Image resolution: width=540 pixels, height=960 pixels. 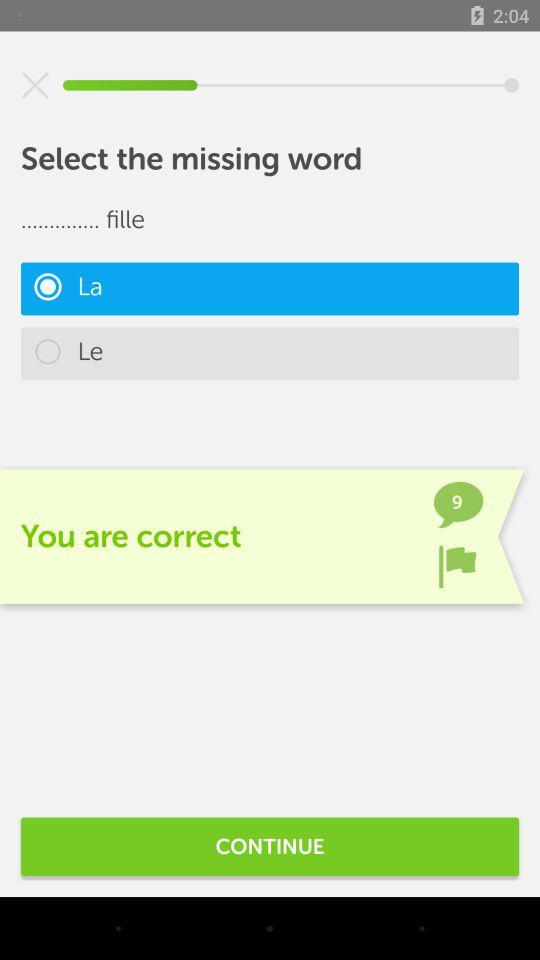 I want to click on item below the la icon, so click(x=270, y=353).